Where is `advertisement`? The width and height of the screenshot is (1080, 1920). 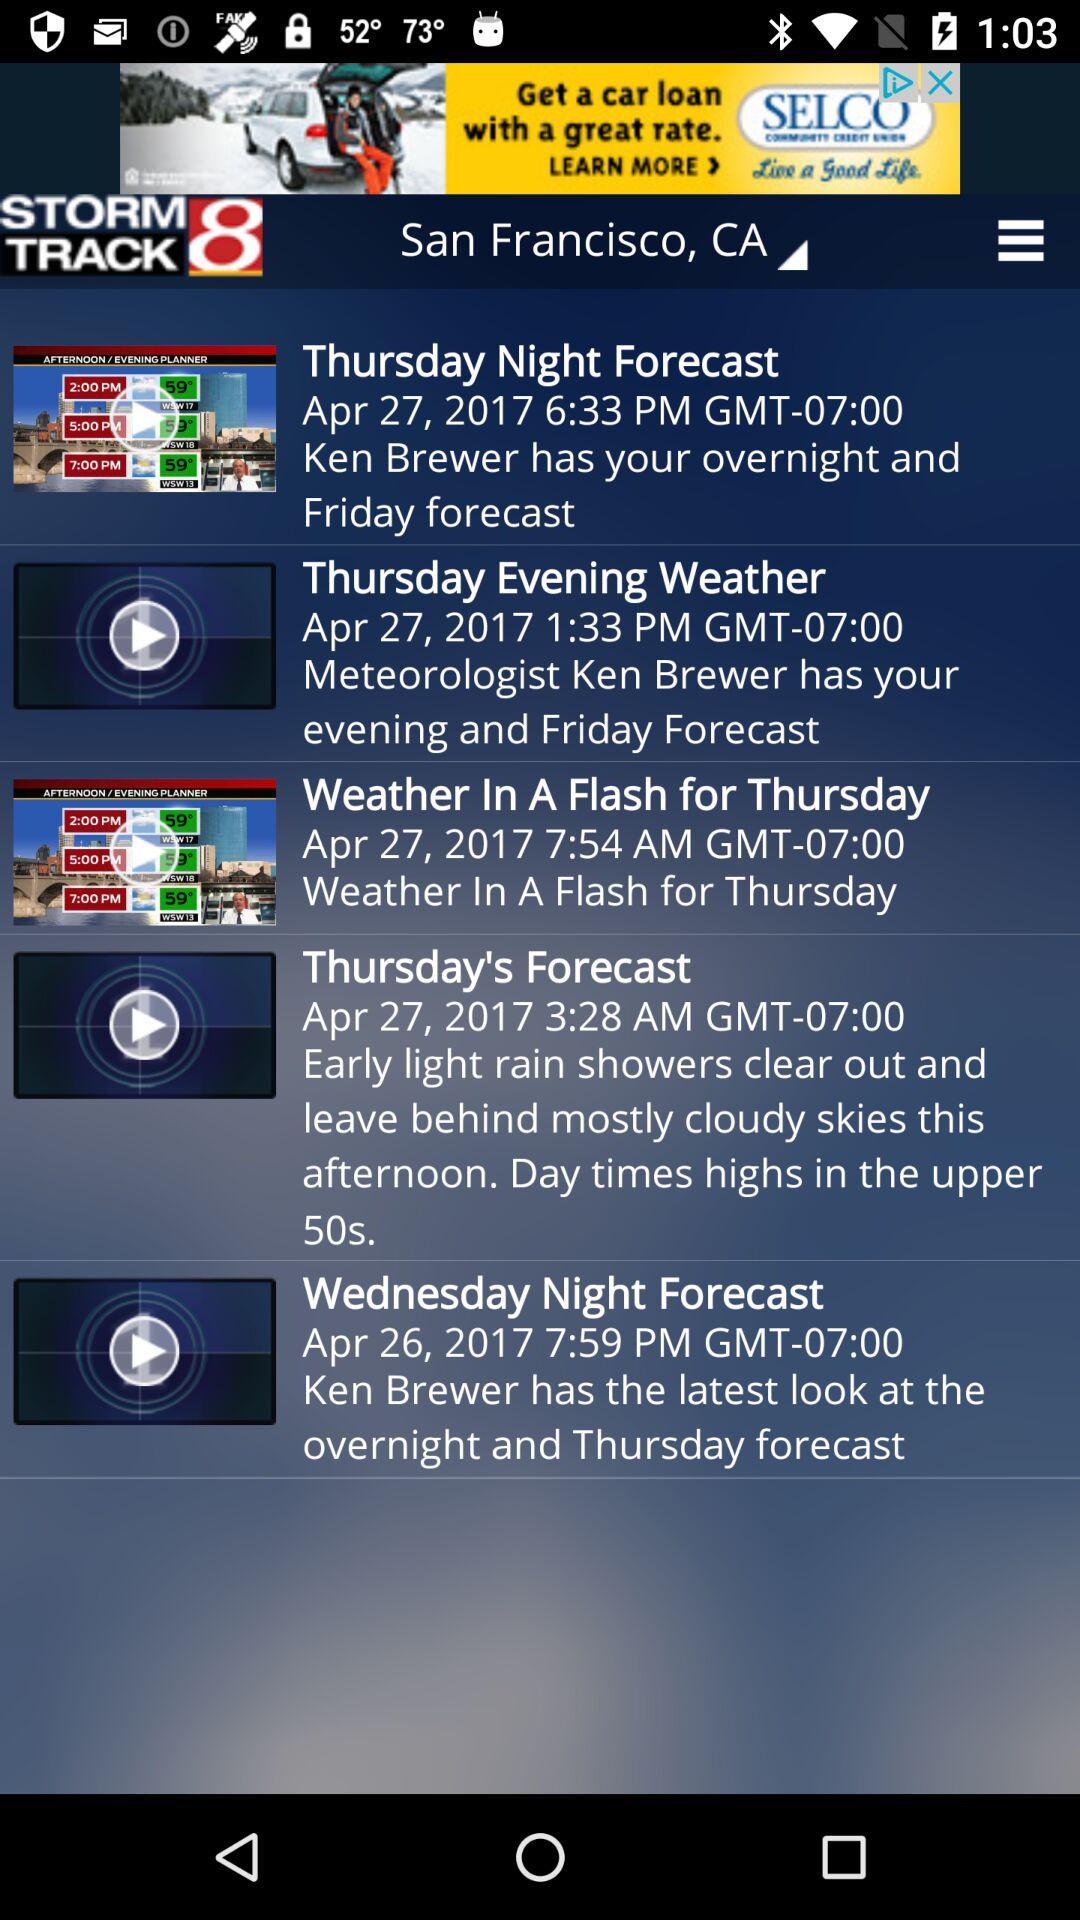 advertisement is located at coordinates (540, 127).